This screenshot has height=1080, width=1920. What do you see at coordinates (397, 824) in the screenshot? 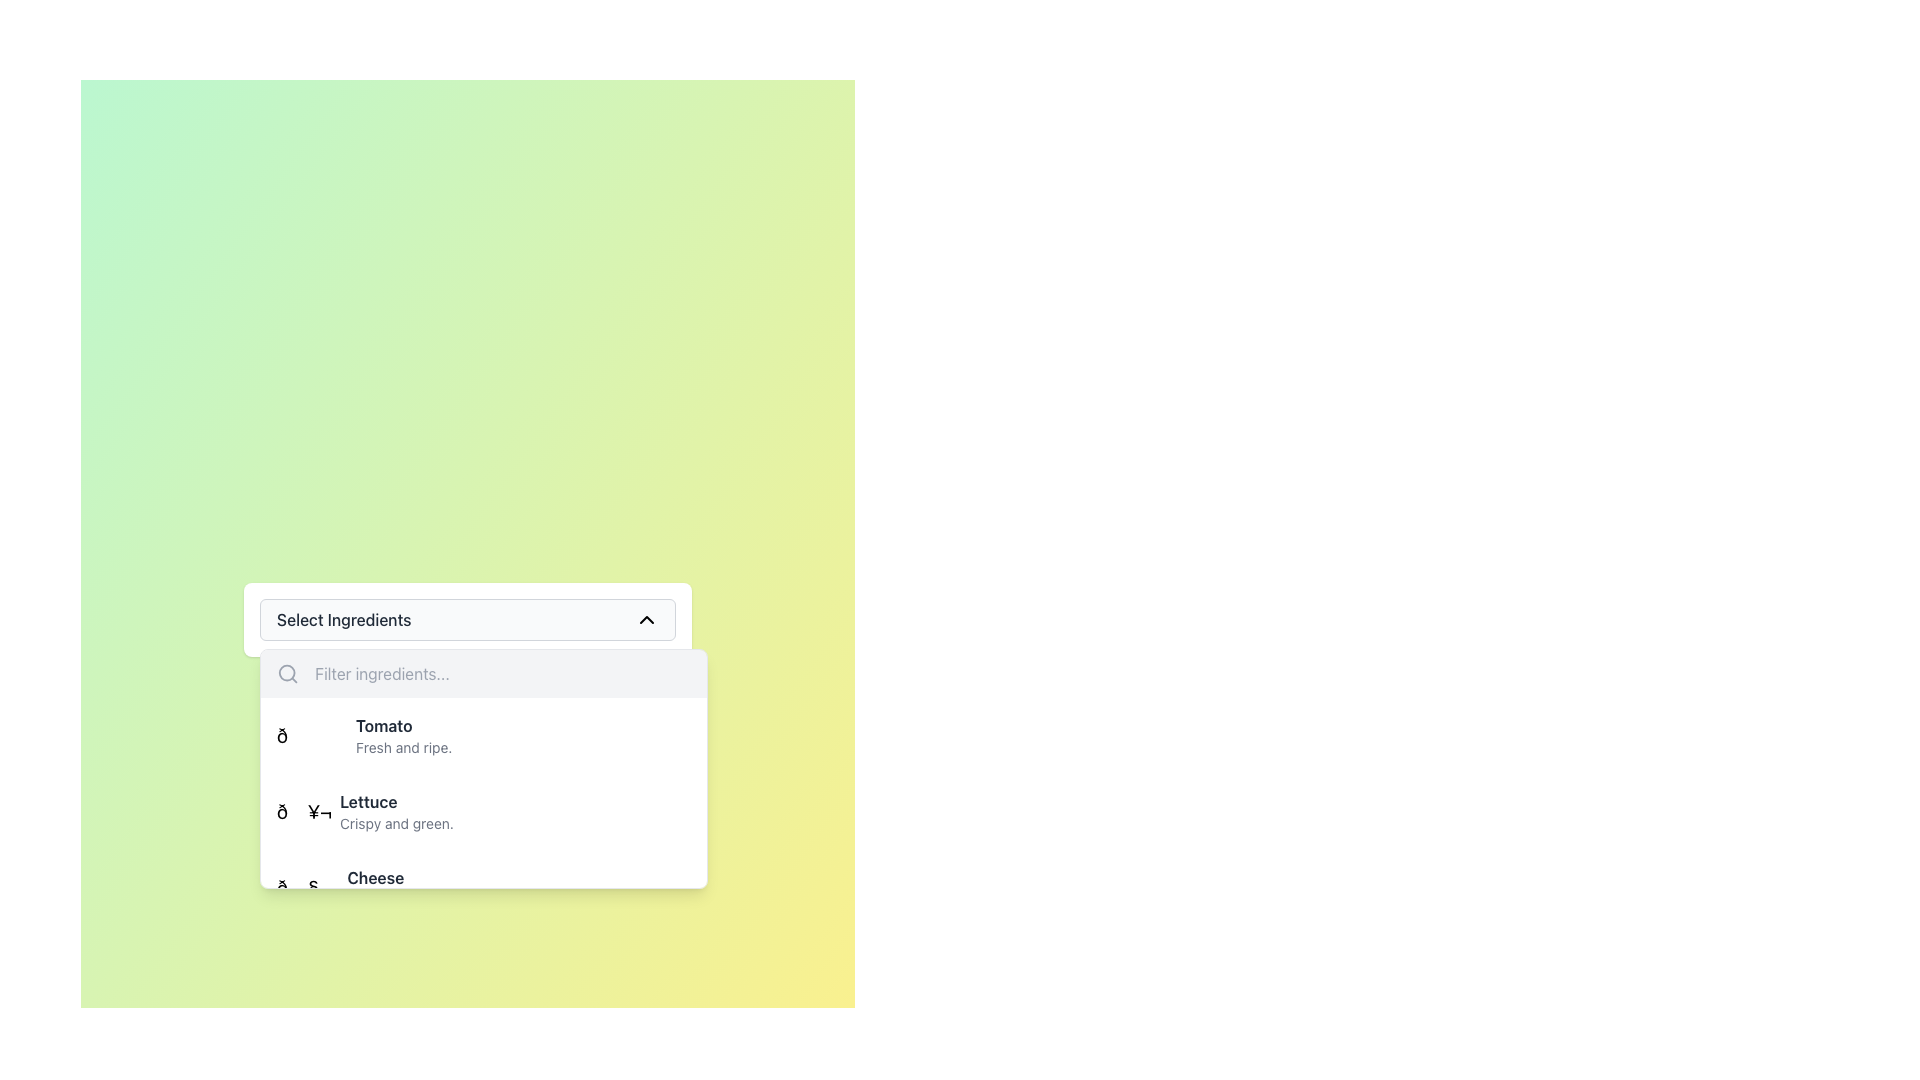
I see `the text element that displays 'Crispy and green.' located below the title 'Lettuce' in the dropdown list` at bounding box center [397, 824].